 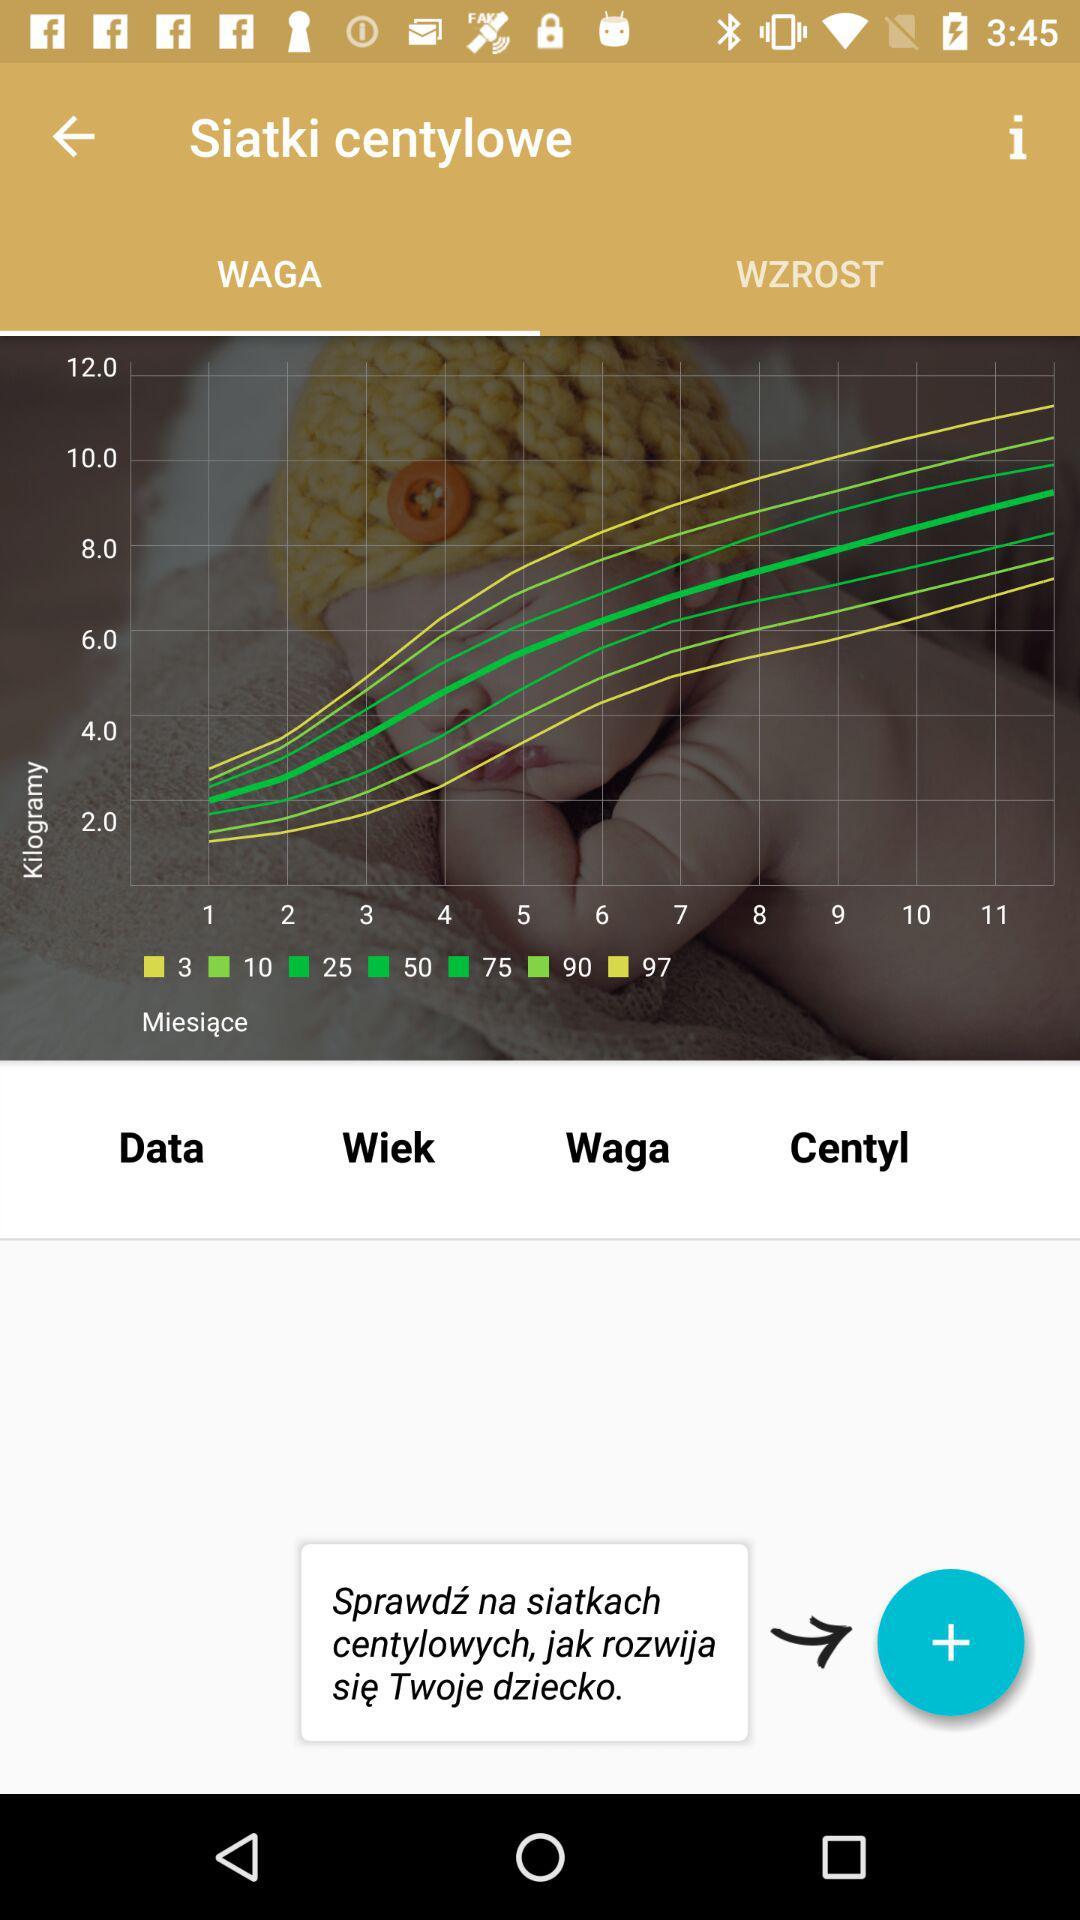 What do you see at coordinates (72, 135) in the screenshot?
I see `the app next to the siatki centylowe` at bounding box center [72, 135].